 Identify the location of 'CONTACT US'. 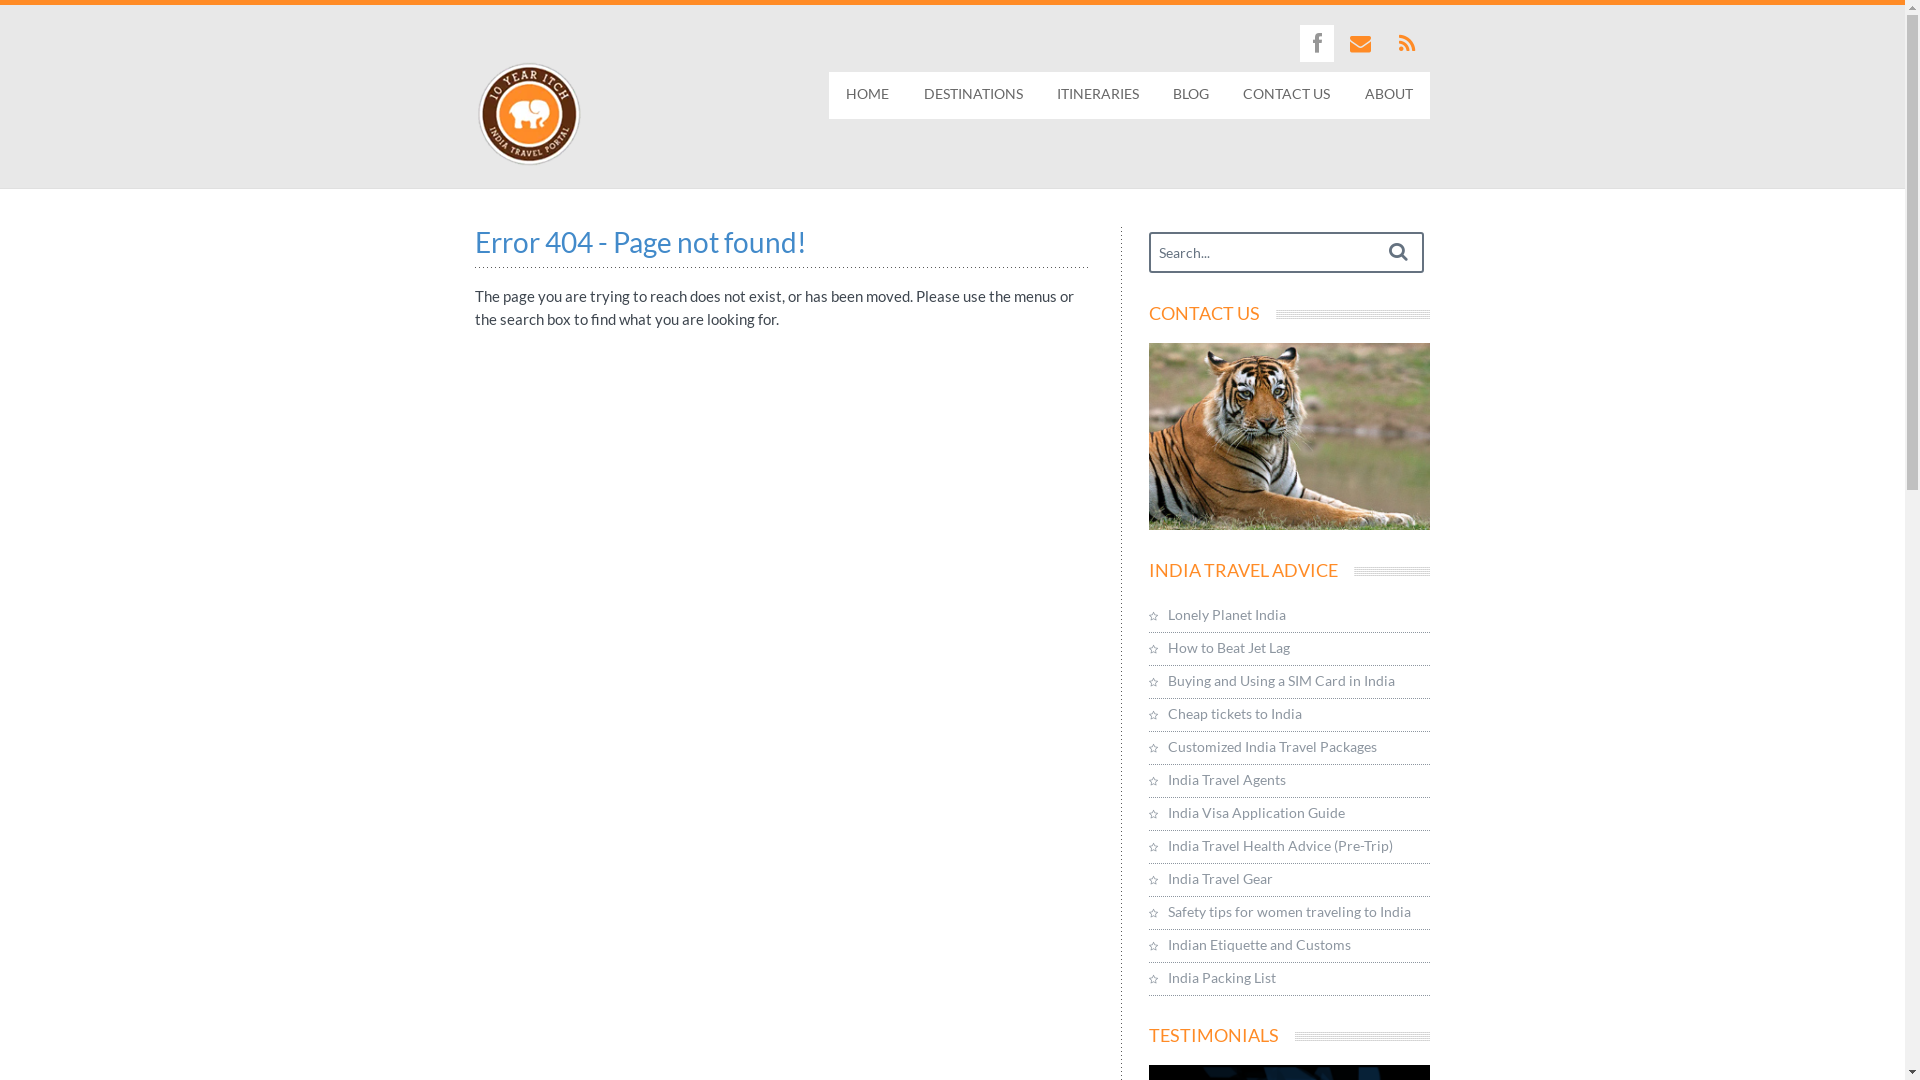
(1286, 95).